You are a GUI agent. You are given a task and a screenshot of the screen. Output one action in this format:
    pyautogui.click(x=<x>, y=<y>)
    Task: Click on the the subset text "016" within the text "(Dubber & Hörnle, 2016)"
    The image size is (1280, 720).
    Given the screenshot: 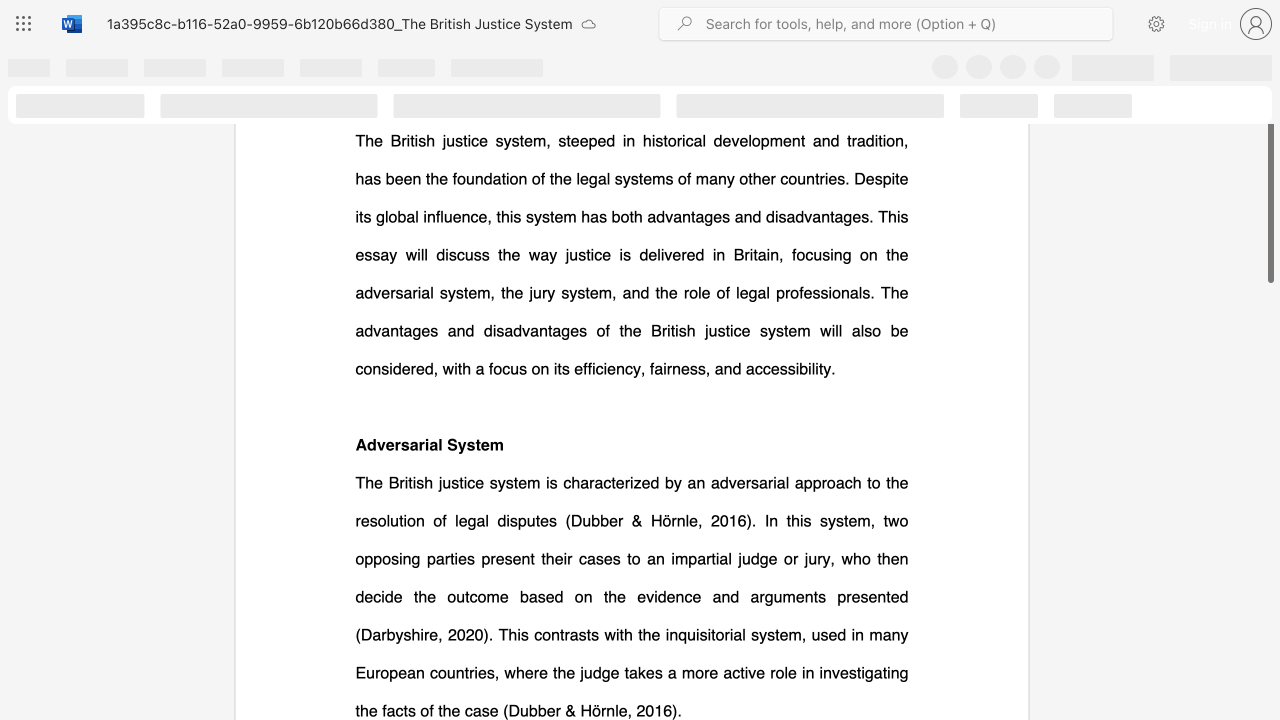 What is the action you would take?
    pyautogui.click(x=645, y=709)
    